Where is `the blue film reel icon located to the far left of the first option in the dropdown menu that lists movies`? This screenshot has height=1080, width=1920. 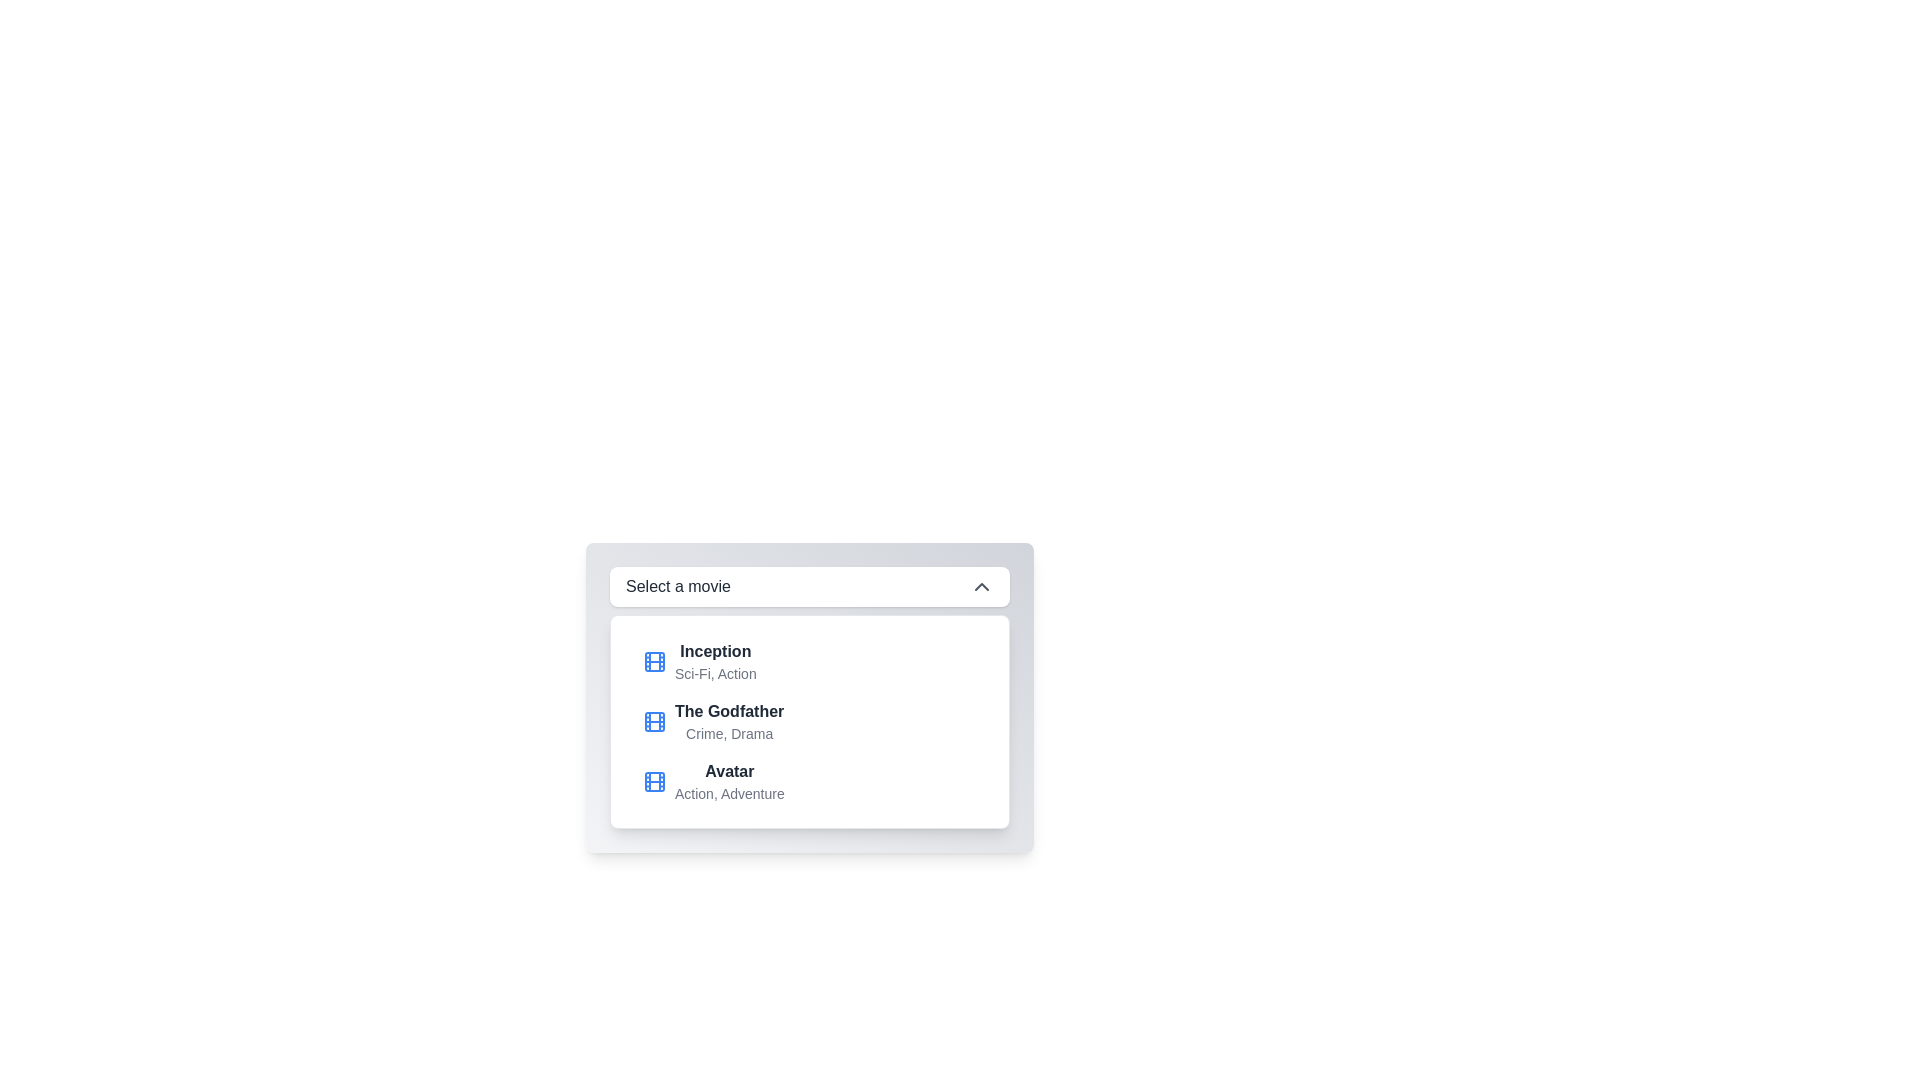 the blue film reel icon located to the far left of the first option in the dropdown menu that lists movies is located at coordinates (654, 662).